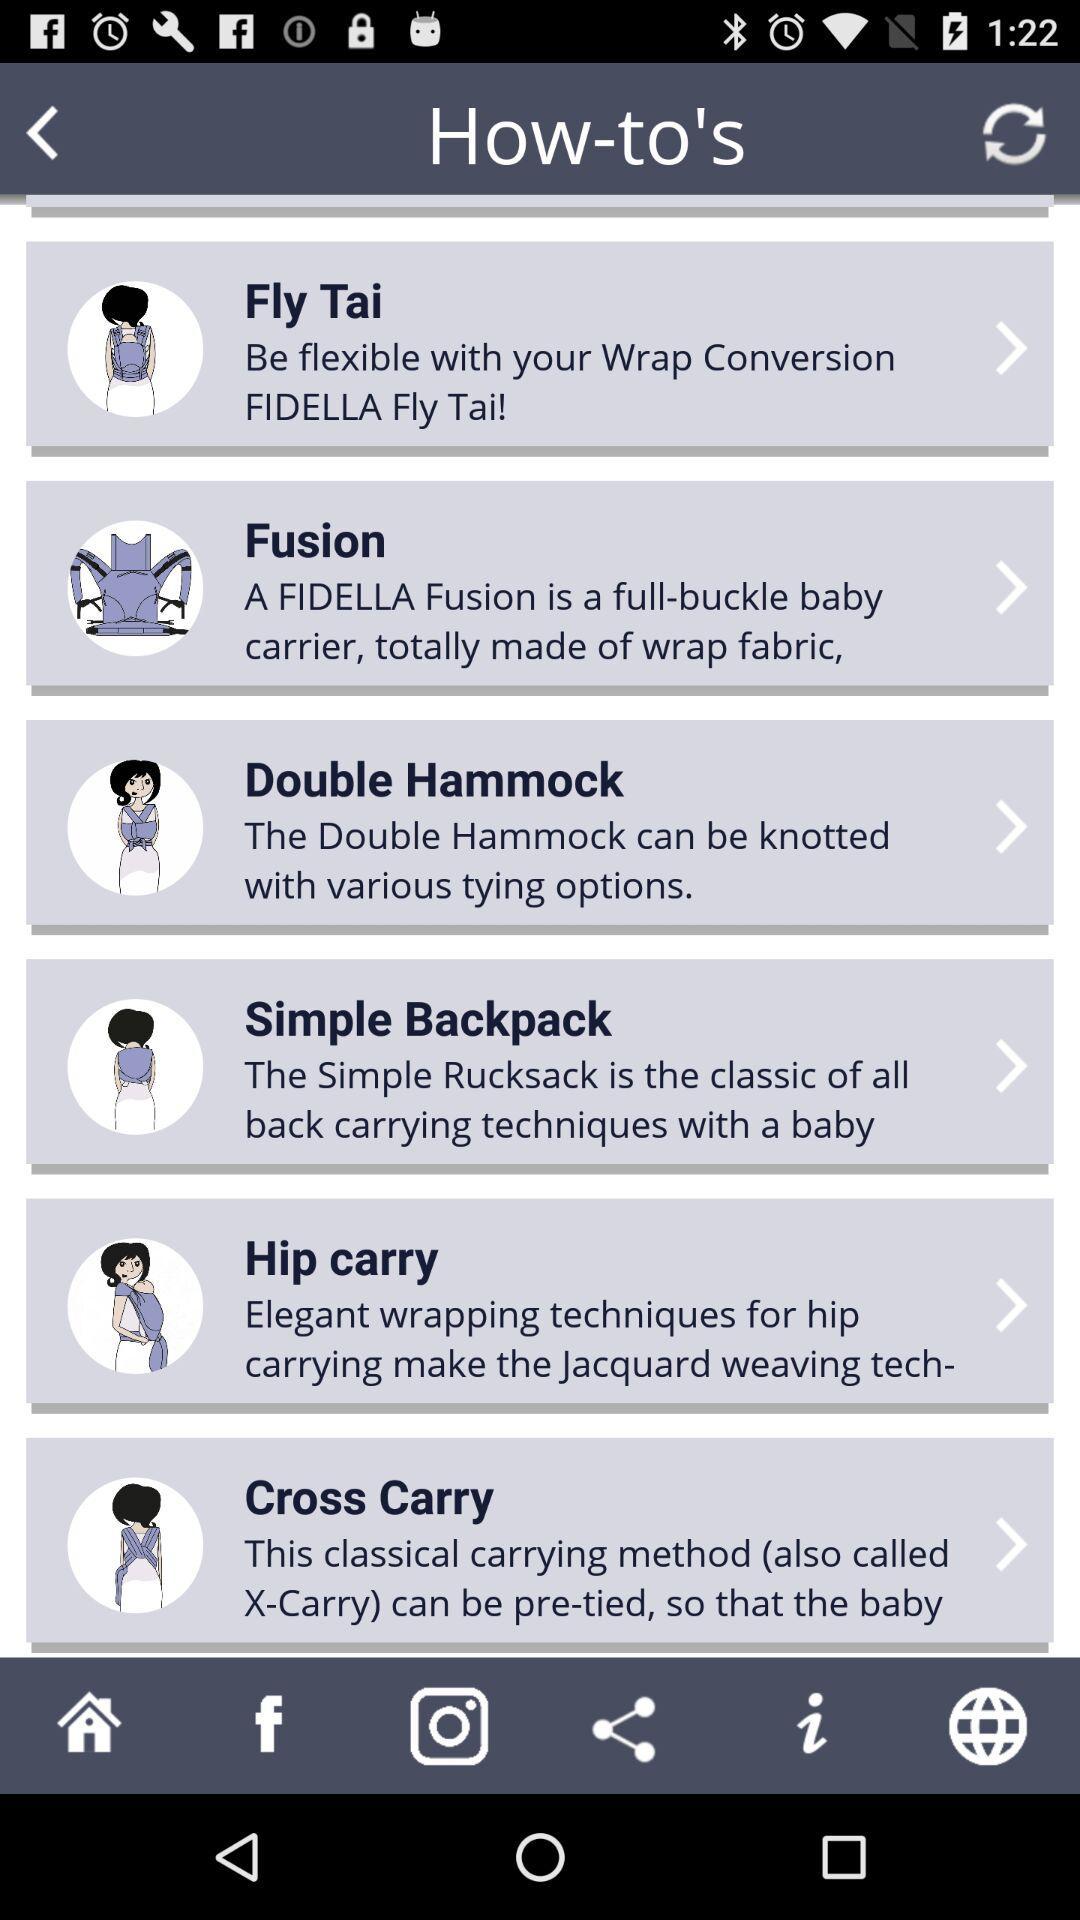  I want to click on refresh page, so click(1014, 132).